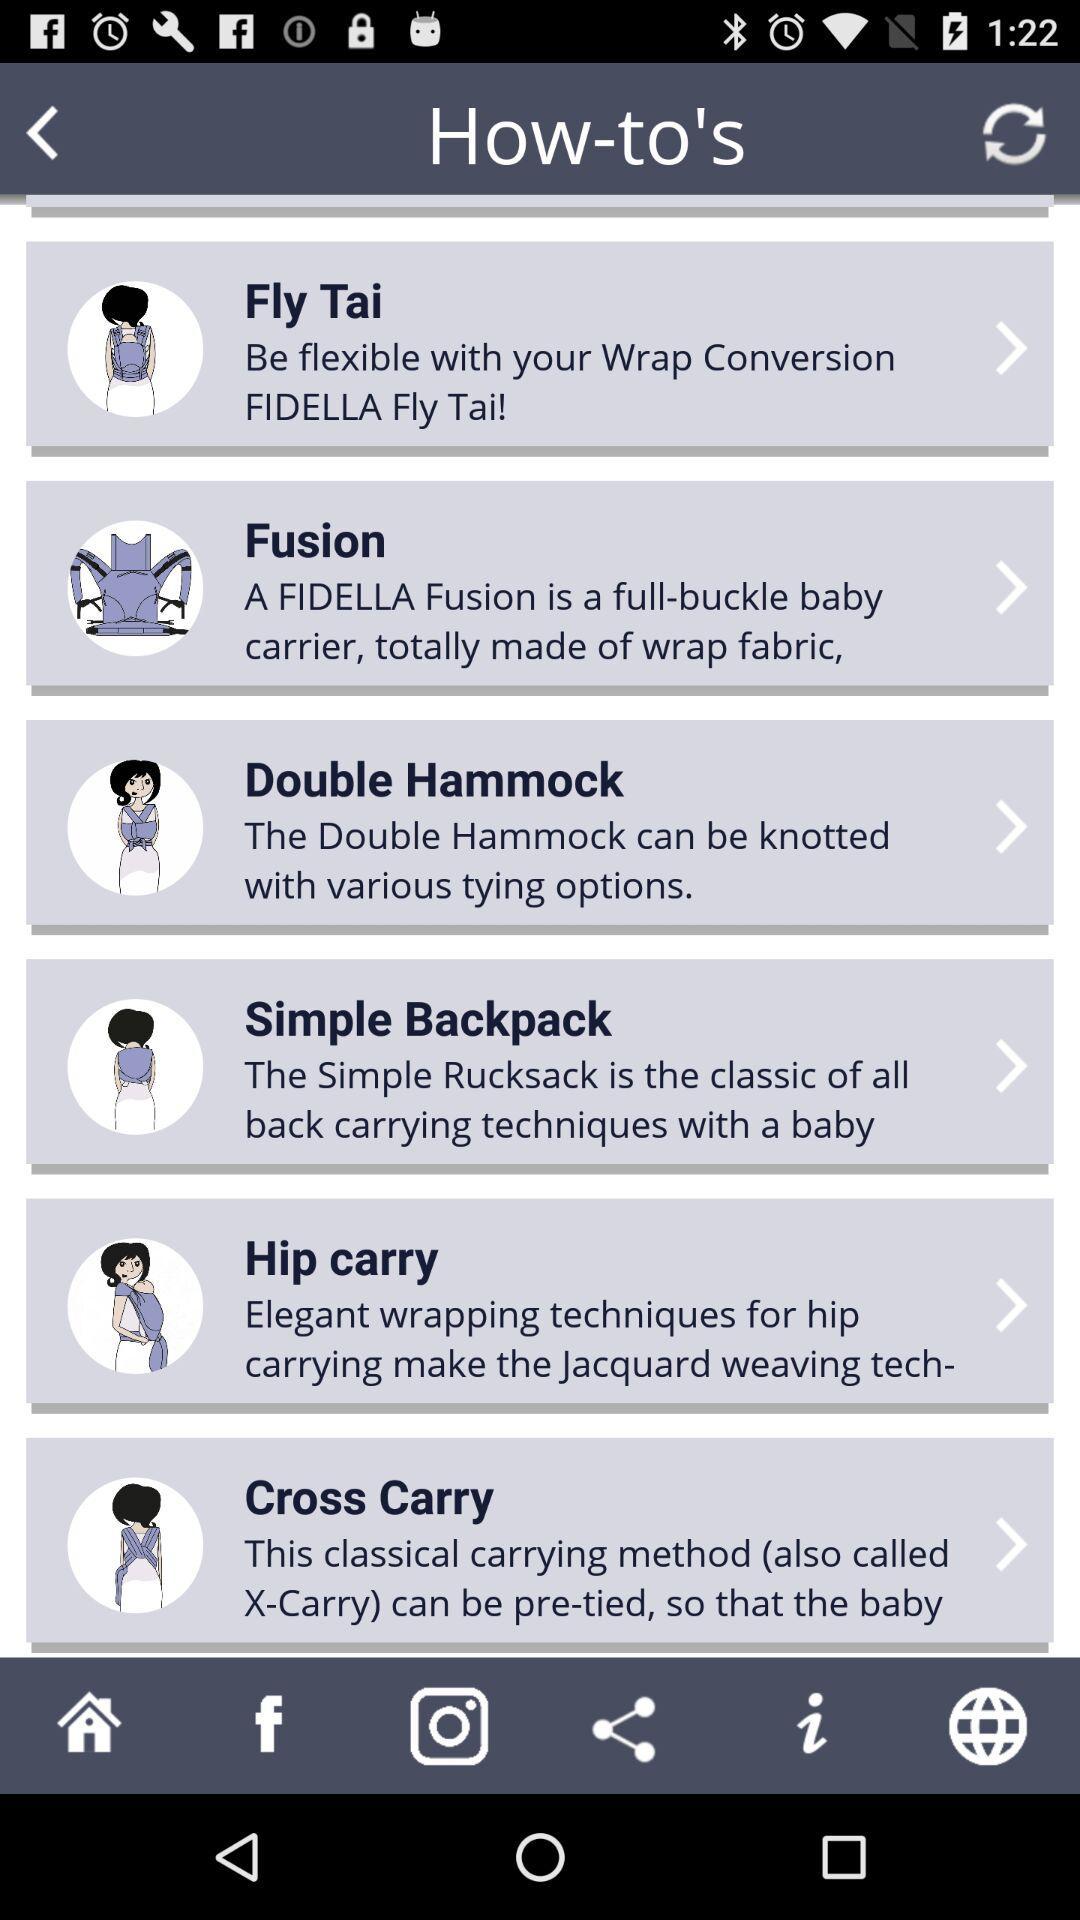  I want to click on refresh page, so click(1014, 132).